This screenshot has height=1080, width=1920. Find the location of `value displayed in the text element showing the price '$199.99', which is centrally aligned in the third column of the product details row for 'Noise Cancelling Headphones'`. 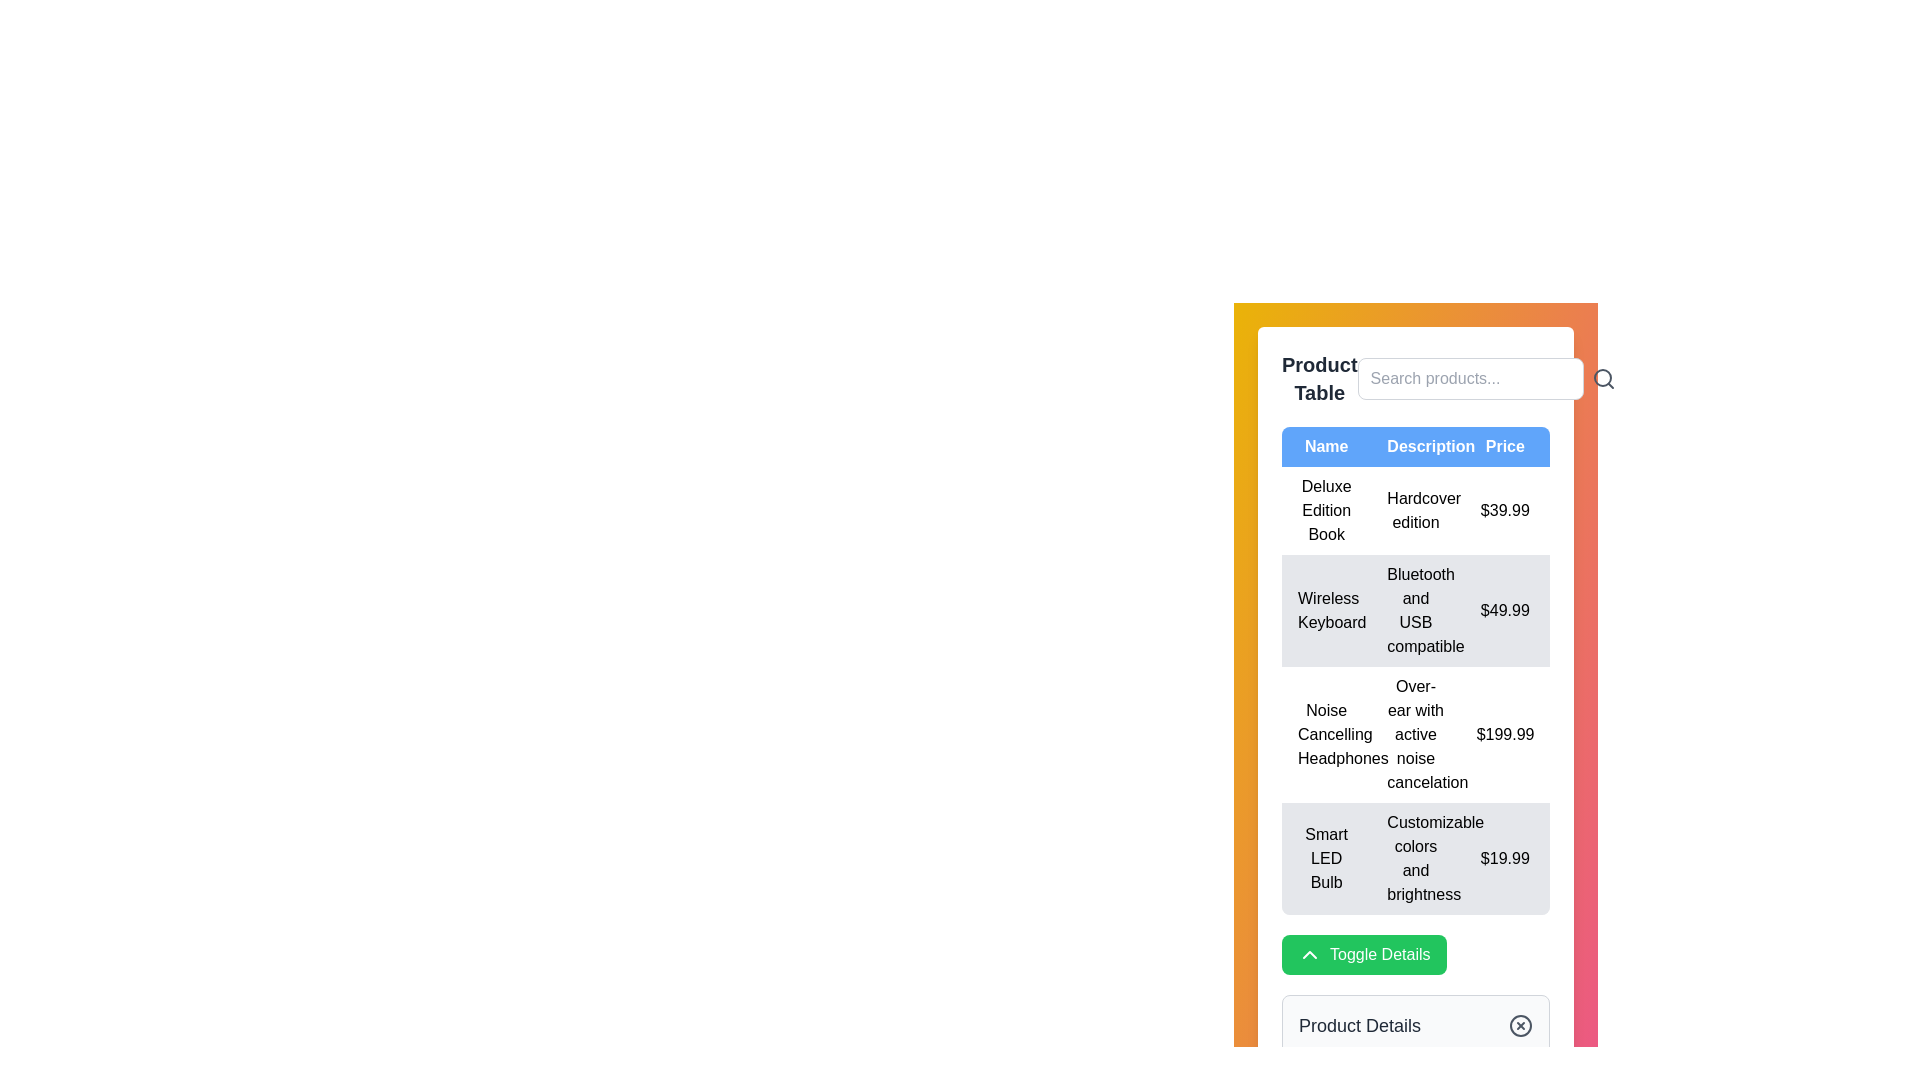

value displayed in the text element showing the price '$199.99', which is centrally aligned in the third column of the product details row for 'Noise Cancelling Headphones' is located at coordinates (1505, 735).